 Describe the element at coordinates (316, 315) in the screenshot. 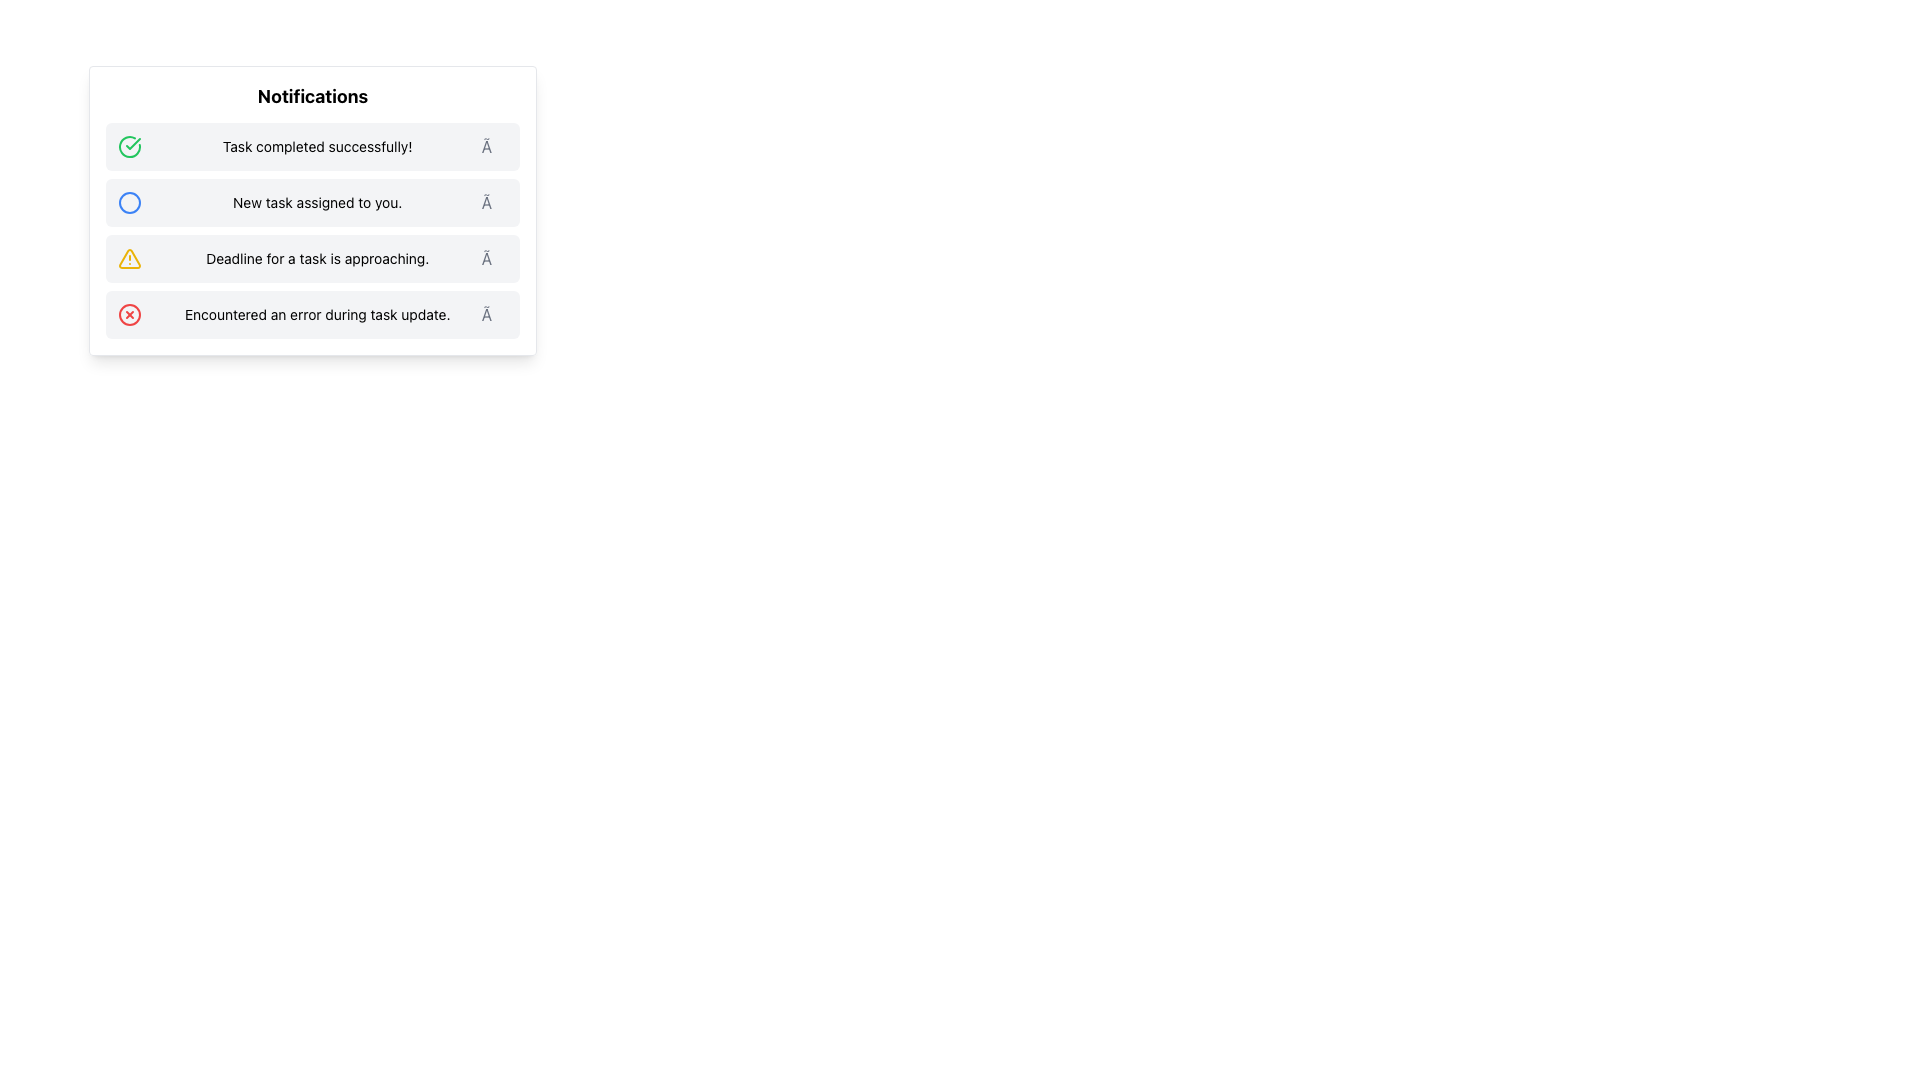

I see `the static text label displaying 'Encountered an error during task update.' located in the notification block at the bottom row of notifications` at that location.